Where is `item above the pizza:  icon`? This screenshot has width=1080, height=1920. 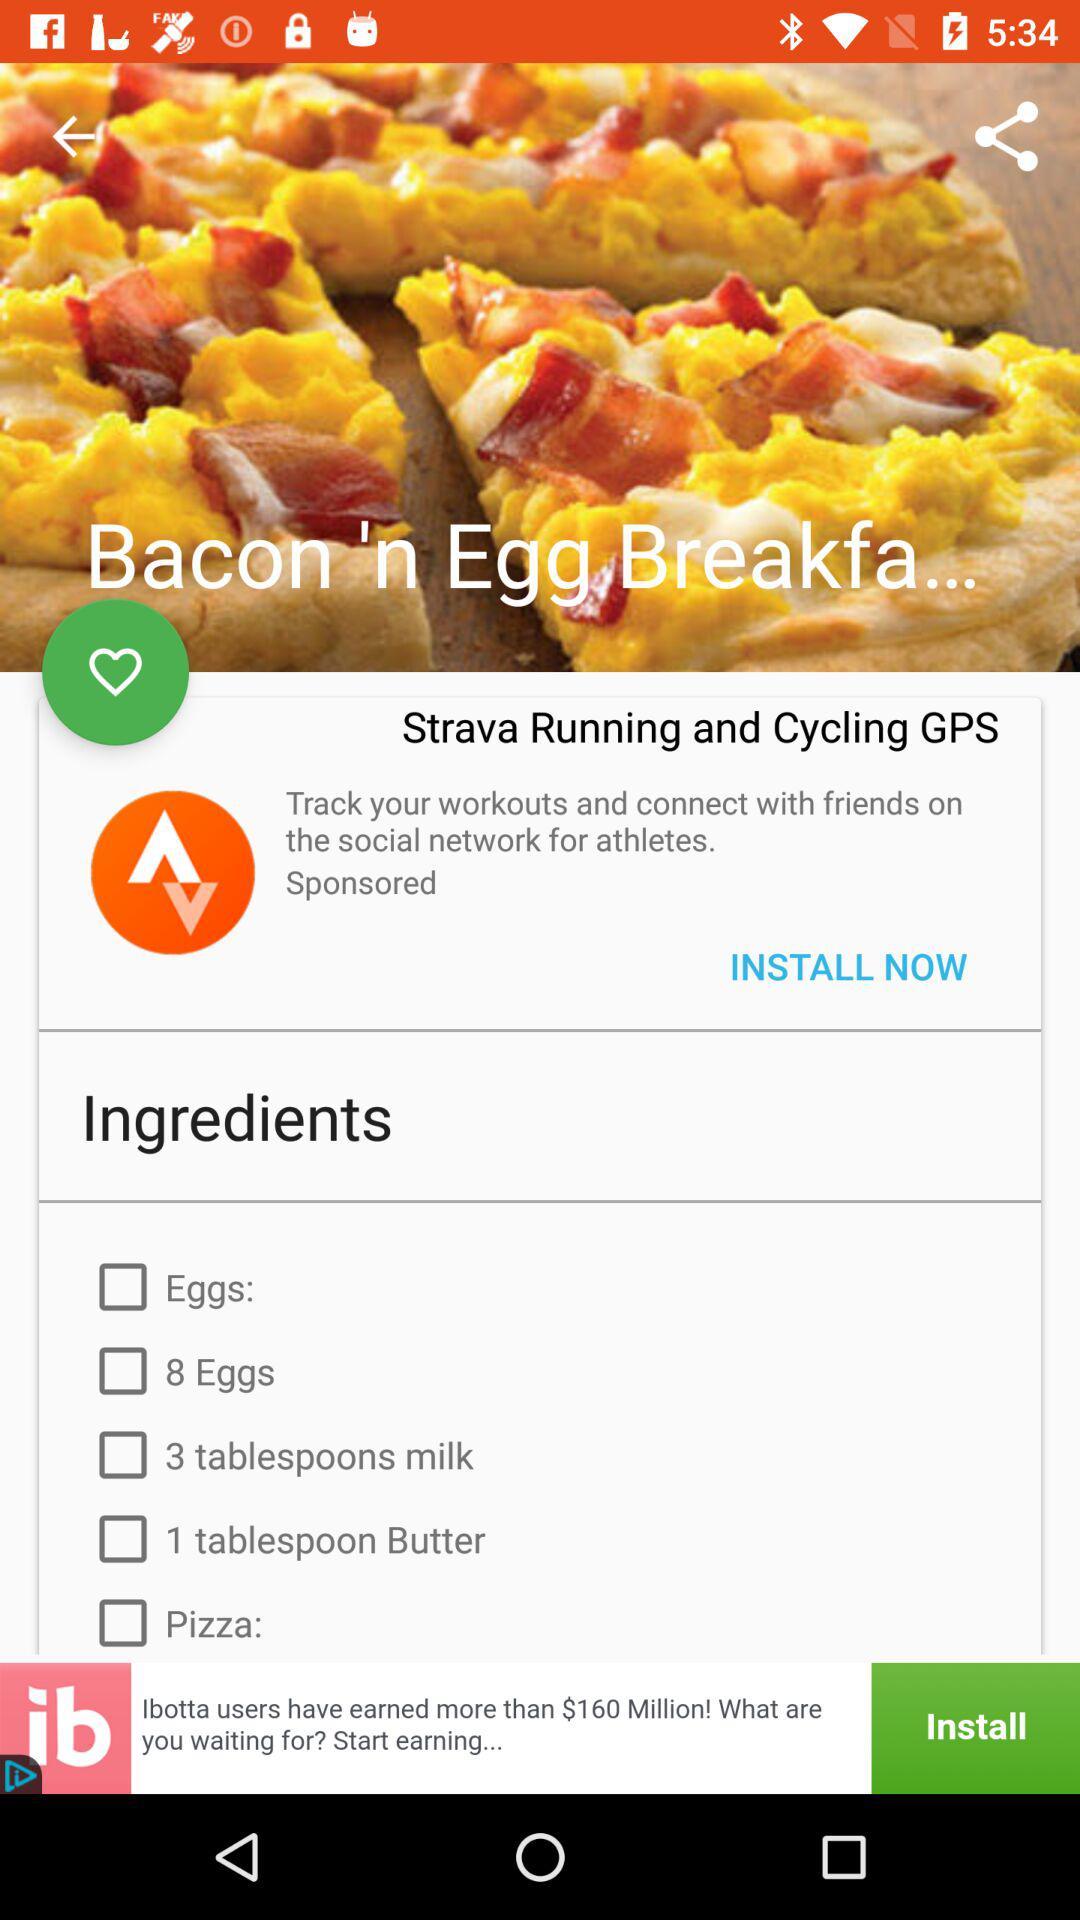 item above the pizza:  icon is located at coordinates (540, 1538).